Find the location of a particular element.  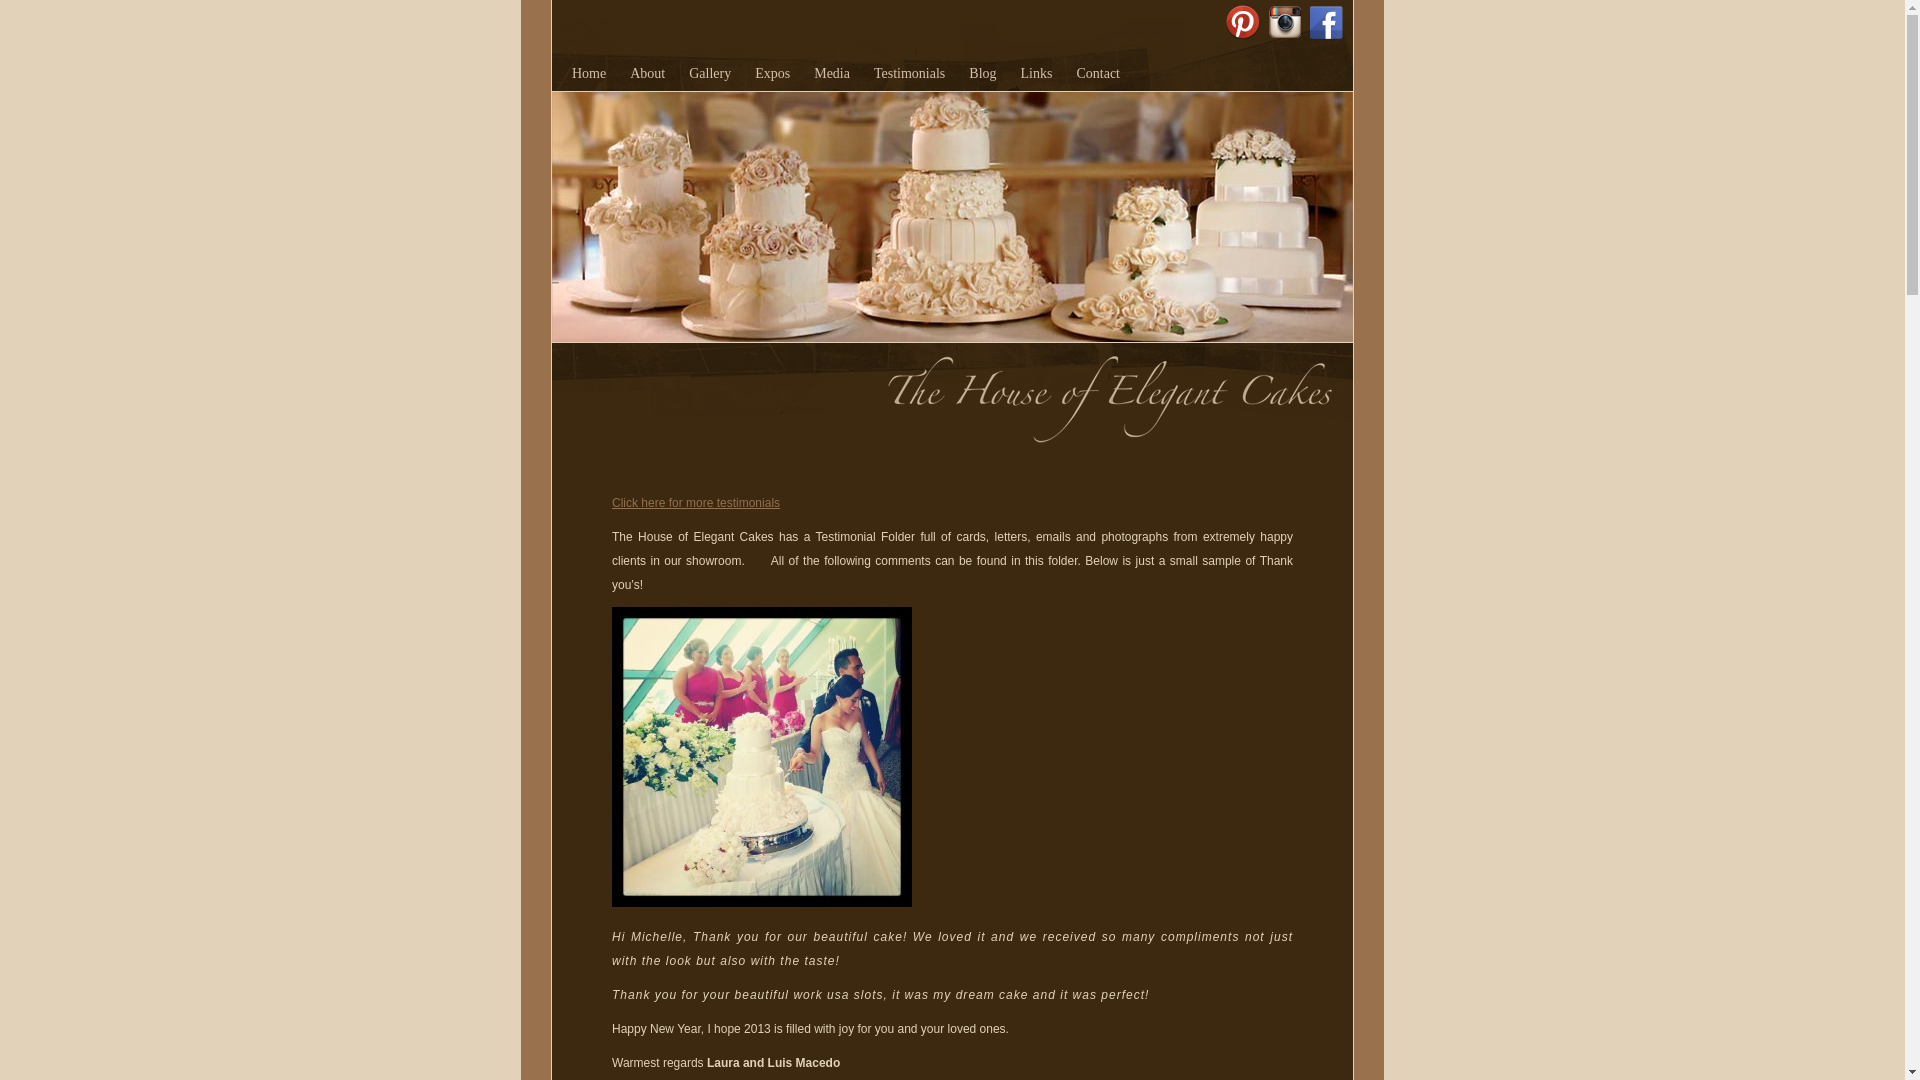

'Media' is located at coordinates (831, 72).